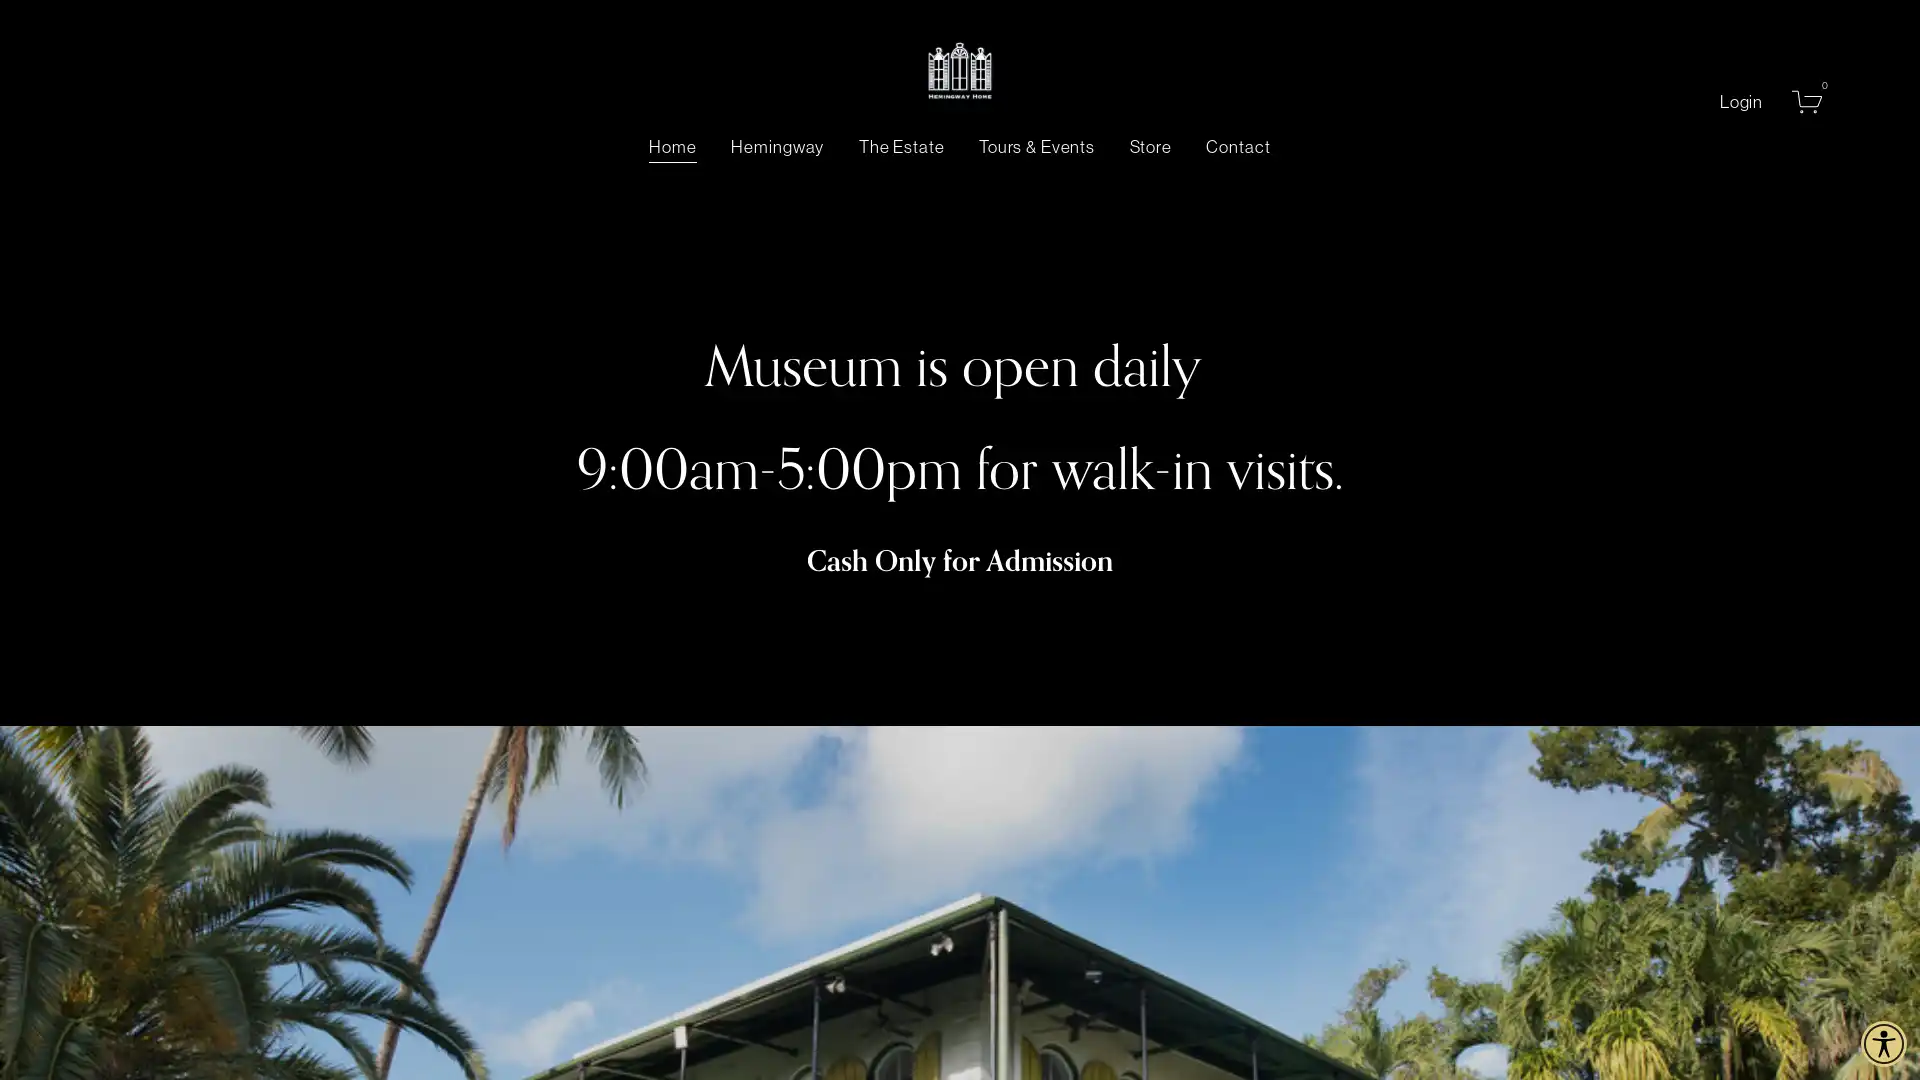 This screenshot has width=1920, height=1080. What do you see at coordinates (1882, 1043) in the screenshot?
I see `Accessibility Menu` at bounding box center [1882, 1043].